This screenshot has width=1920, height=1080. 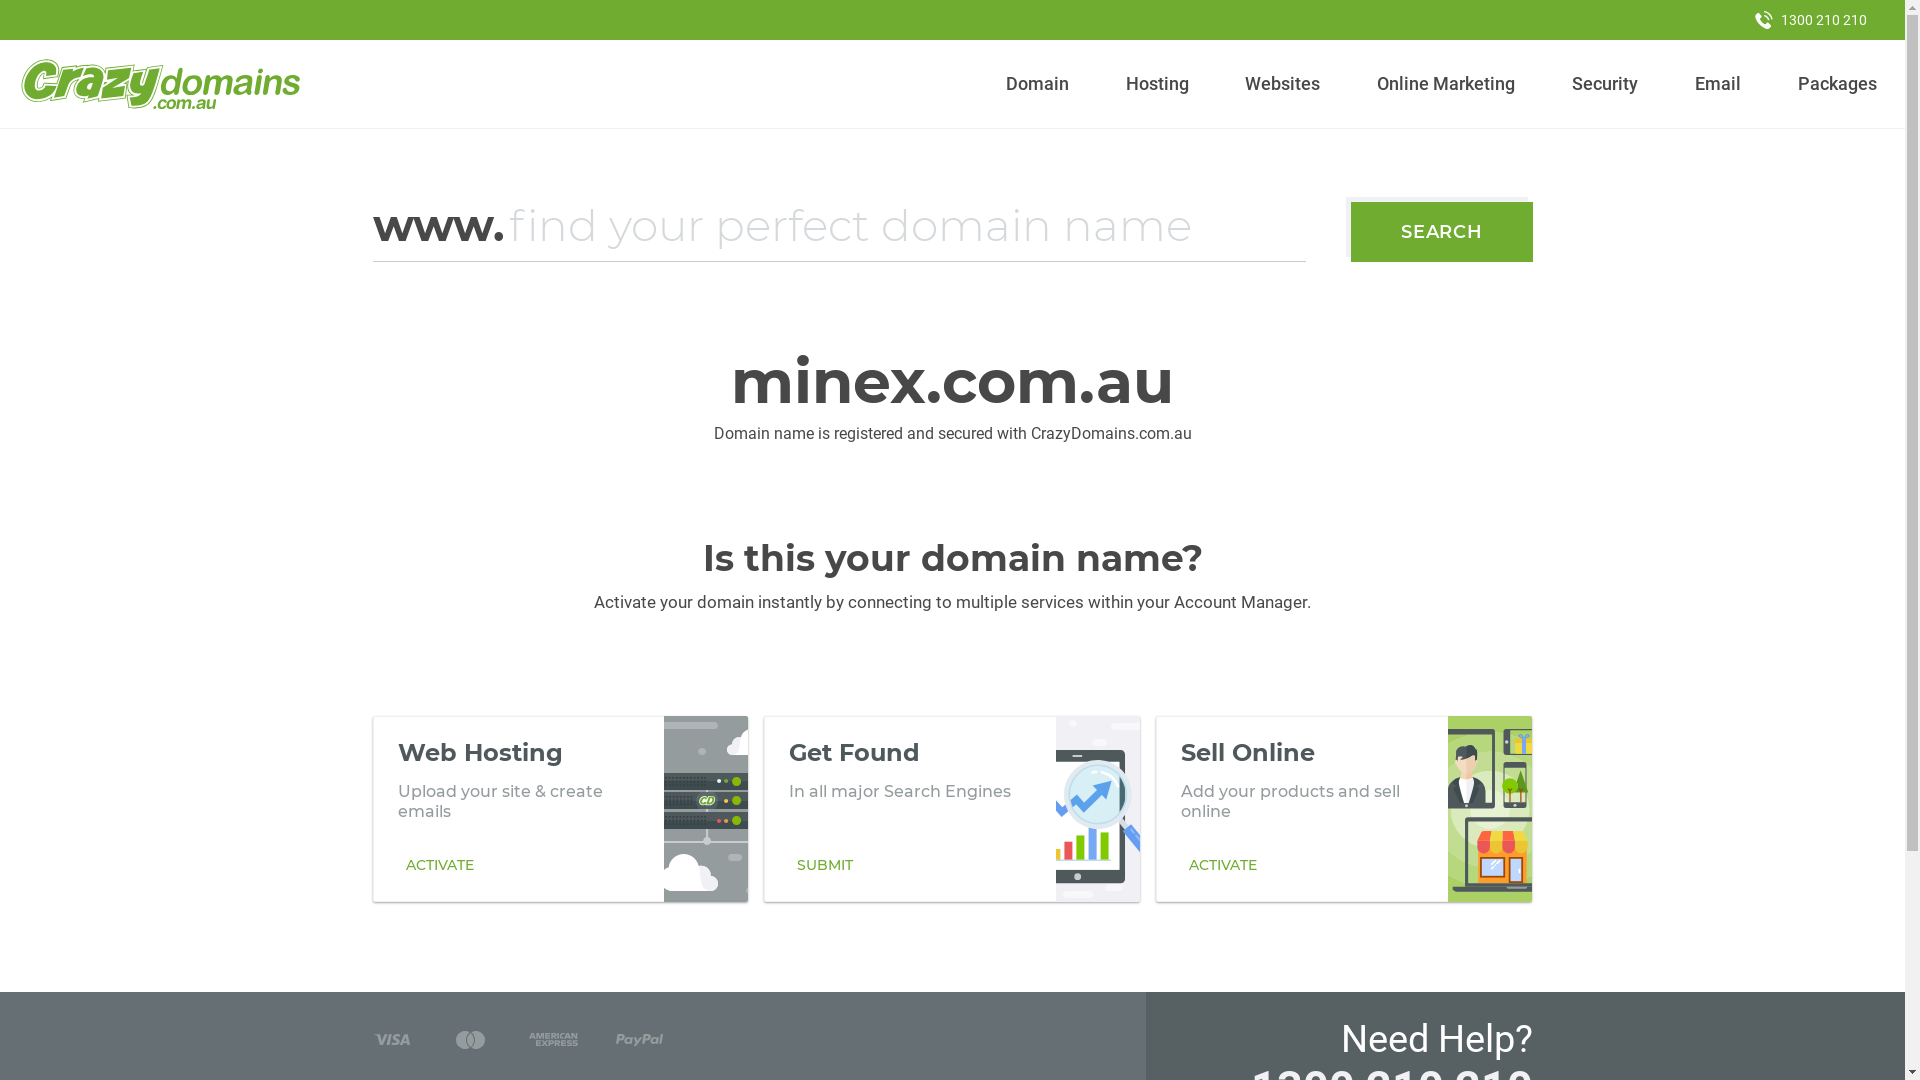 What do you see at coordinates (1156, 83) in the screenshot?
I see `'Hosting'` at bounding box center [1156, 83].